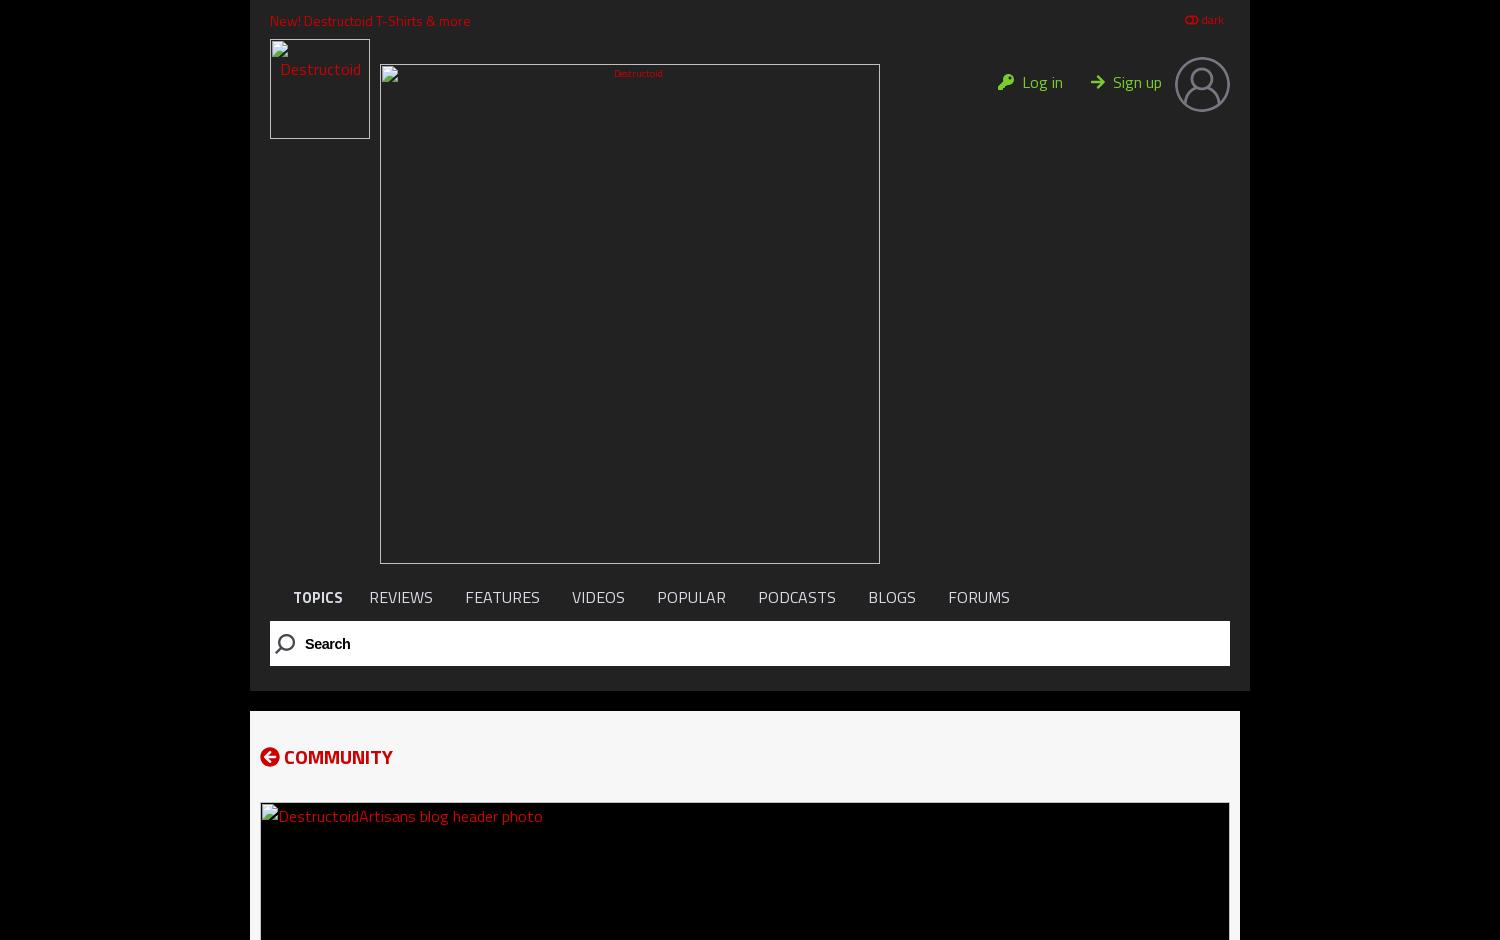 The image size is (1500, 940). What do you see at coordinates (368, 595) in the screenshot?
I see `'REVIEWS'` at bounding box center [368, 595].